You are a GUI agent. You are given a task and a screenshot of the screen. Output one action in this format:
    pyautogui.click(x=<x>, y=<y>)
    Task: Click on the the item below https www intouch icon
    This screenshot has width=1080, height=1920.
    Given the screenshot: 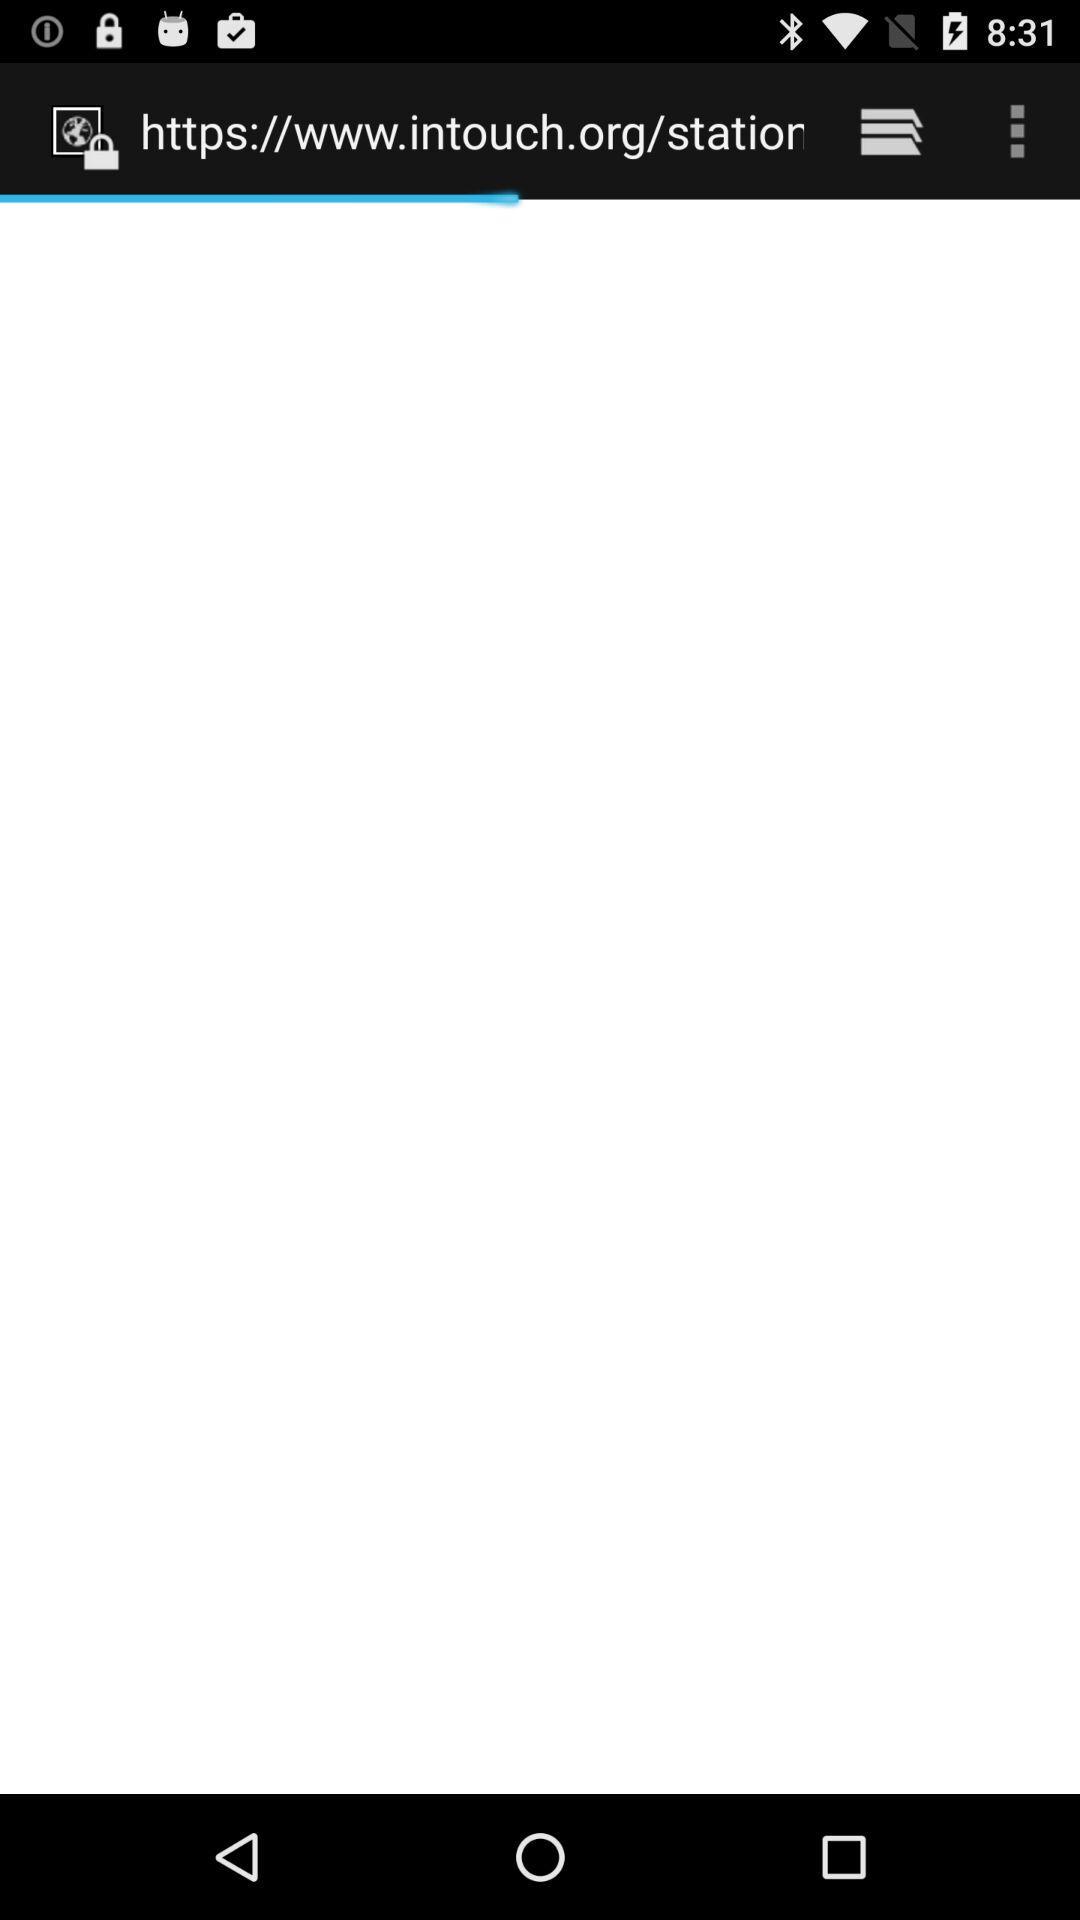 What is the action you would take?
    pyautogui.click(x=540, y=996)
    